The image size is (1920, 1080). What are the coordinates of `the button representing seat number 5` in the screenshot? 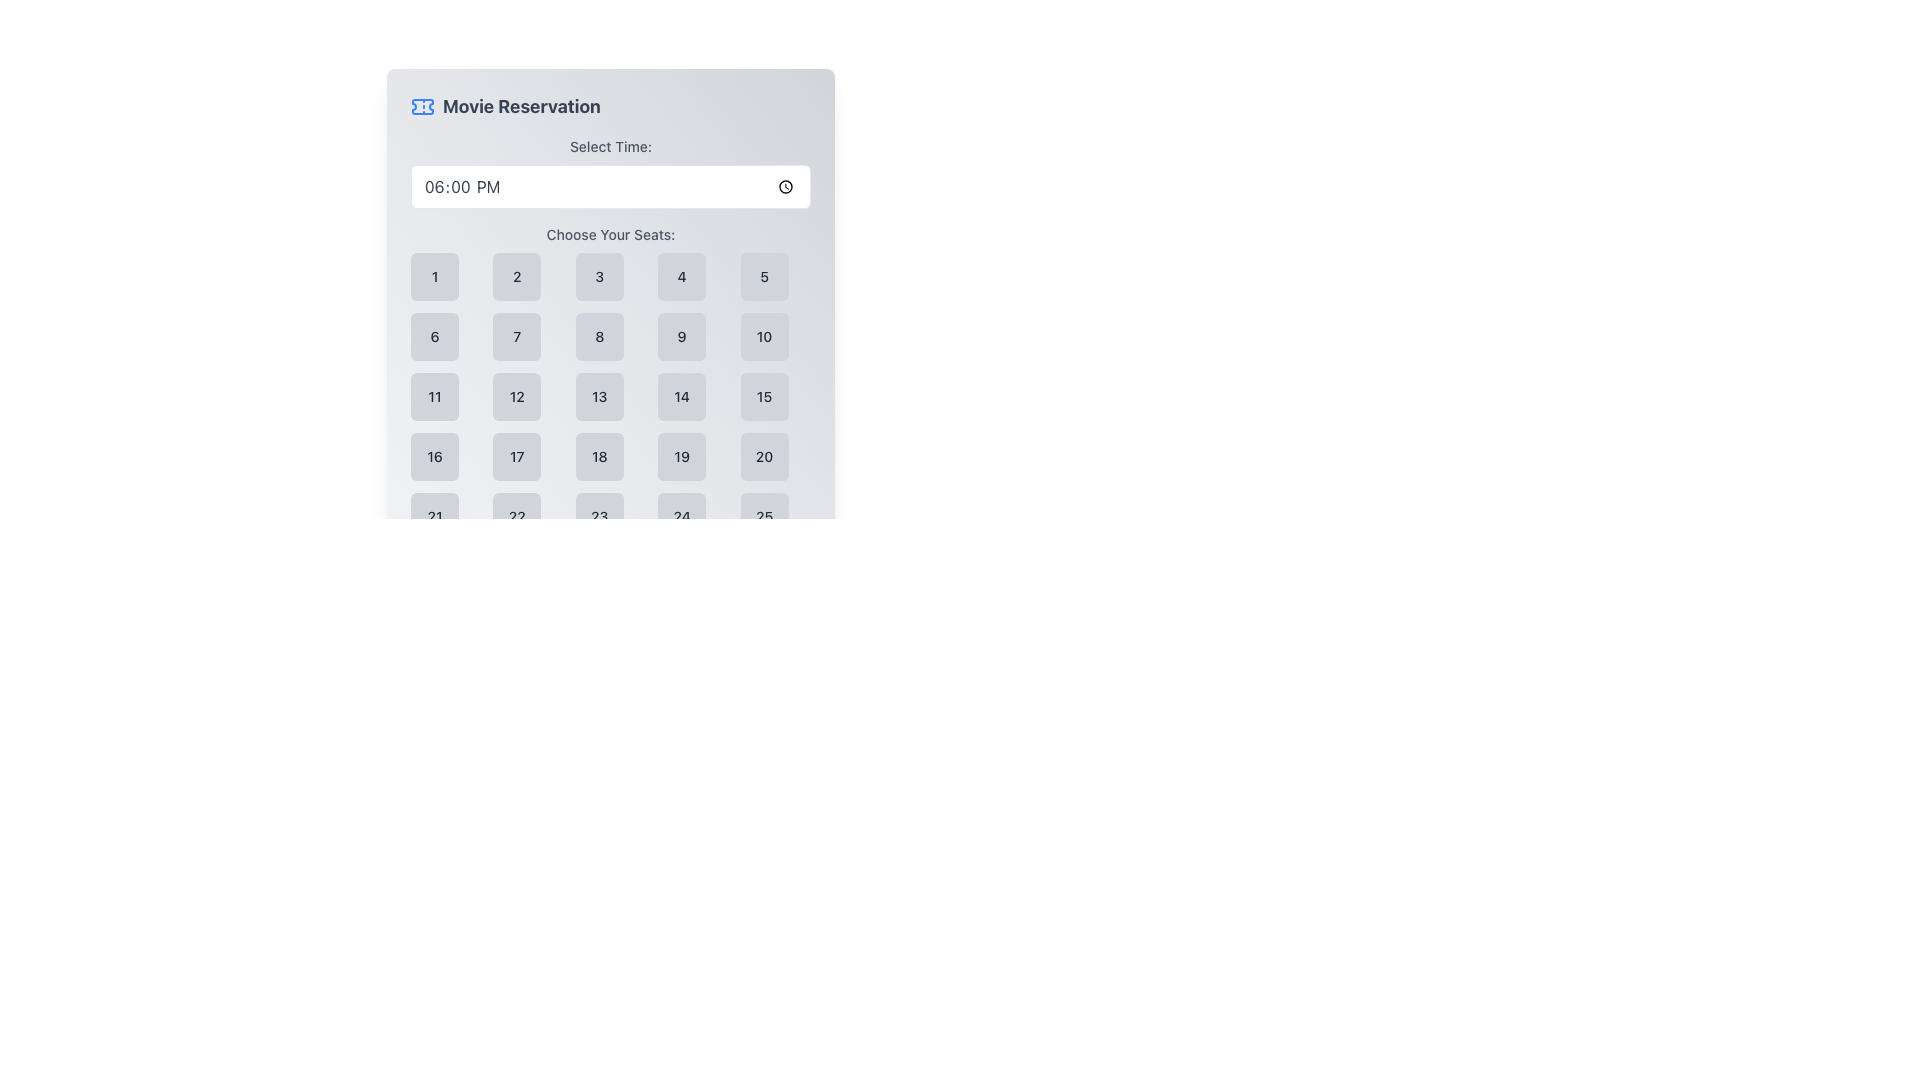 It's located at (763, 277).